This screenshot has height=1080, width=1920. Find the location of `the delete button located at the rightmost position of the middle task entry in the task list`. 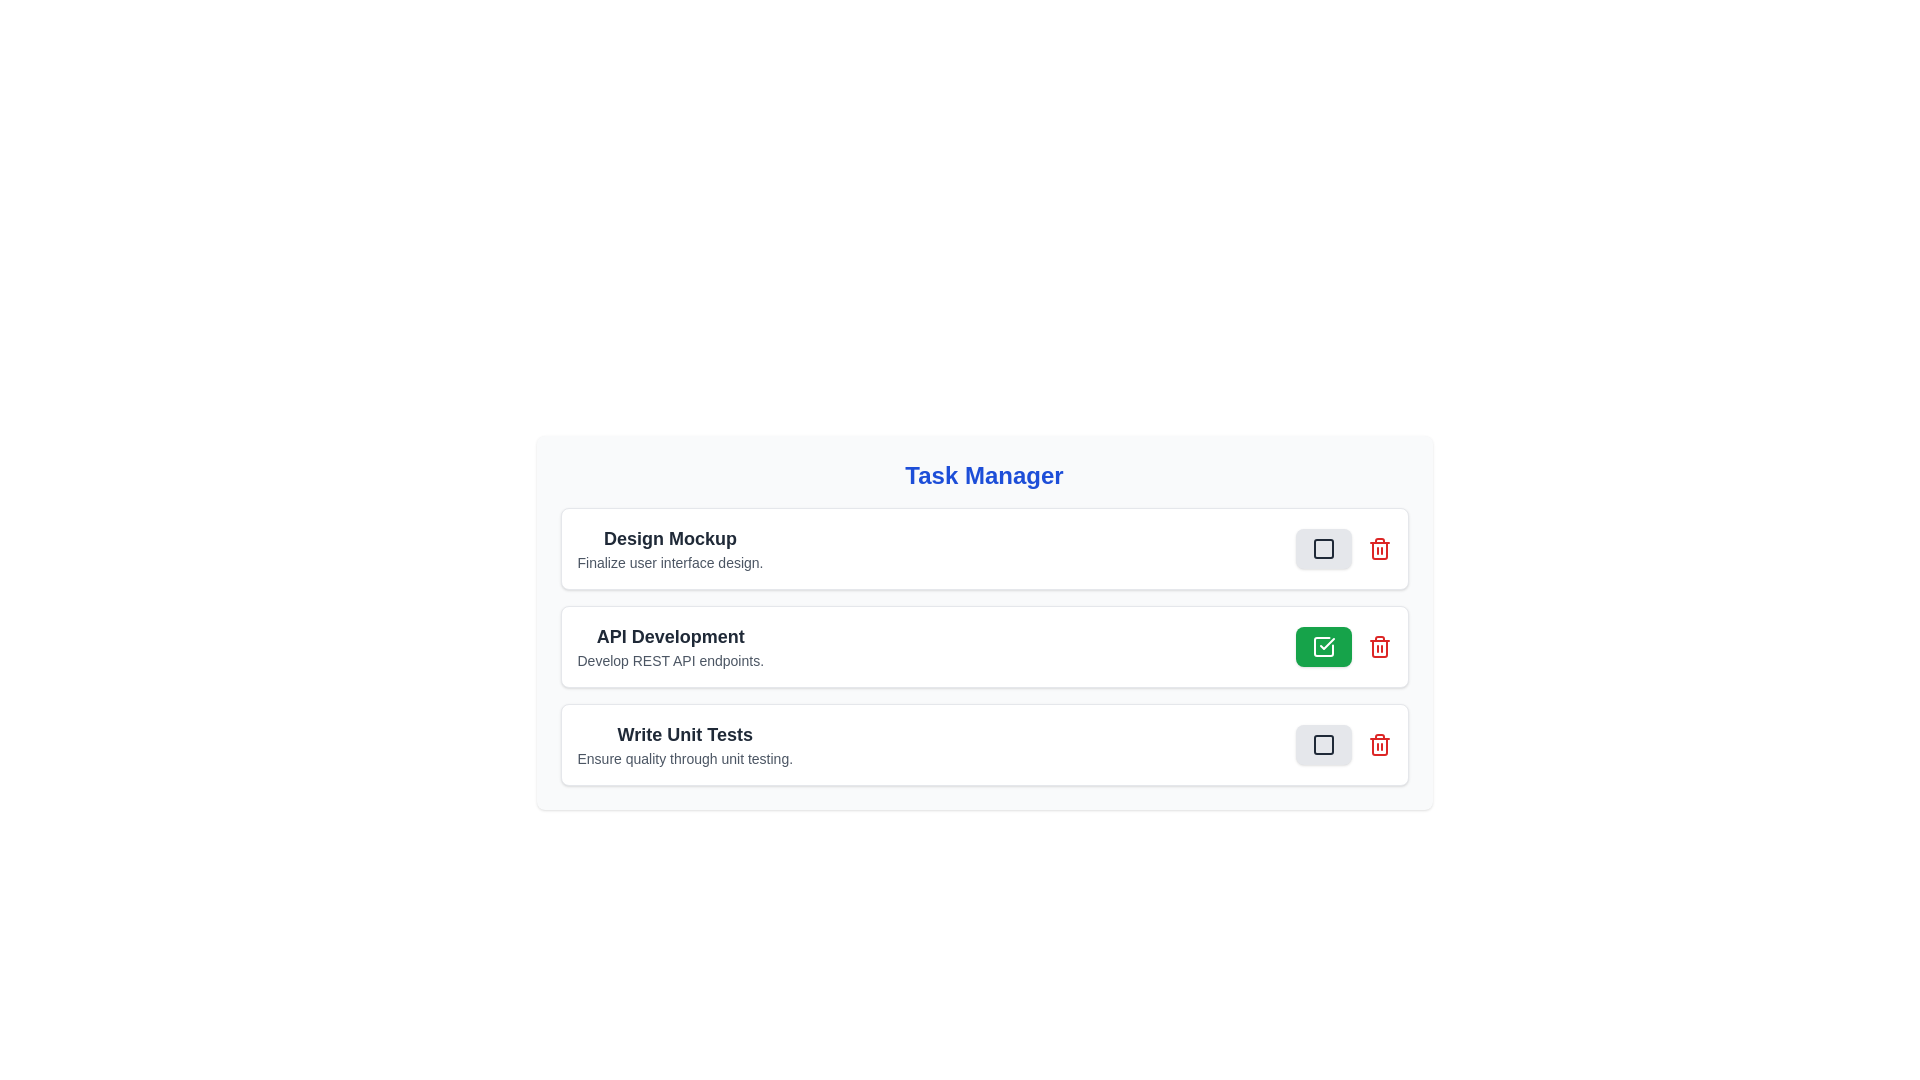

the delete button located at the rightmost position of the middle task entry in the task list is located at coordinates (1378, 647).